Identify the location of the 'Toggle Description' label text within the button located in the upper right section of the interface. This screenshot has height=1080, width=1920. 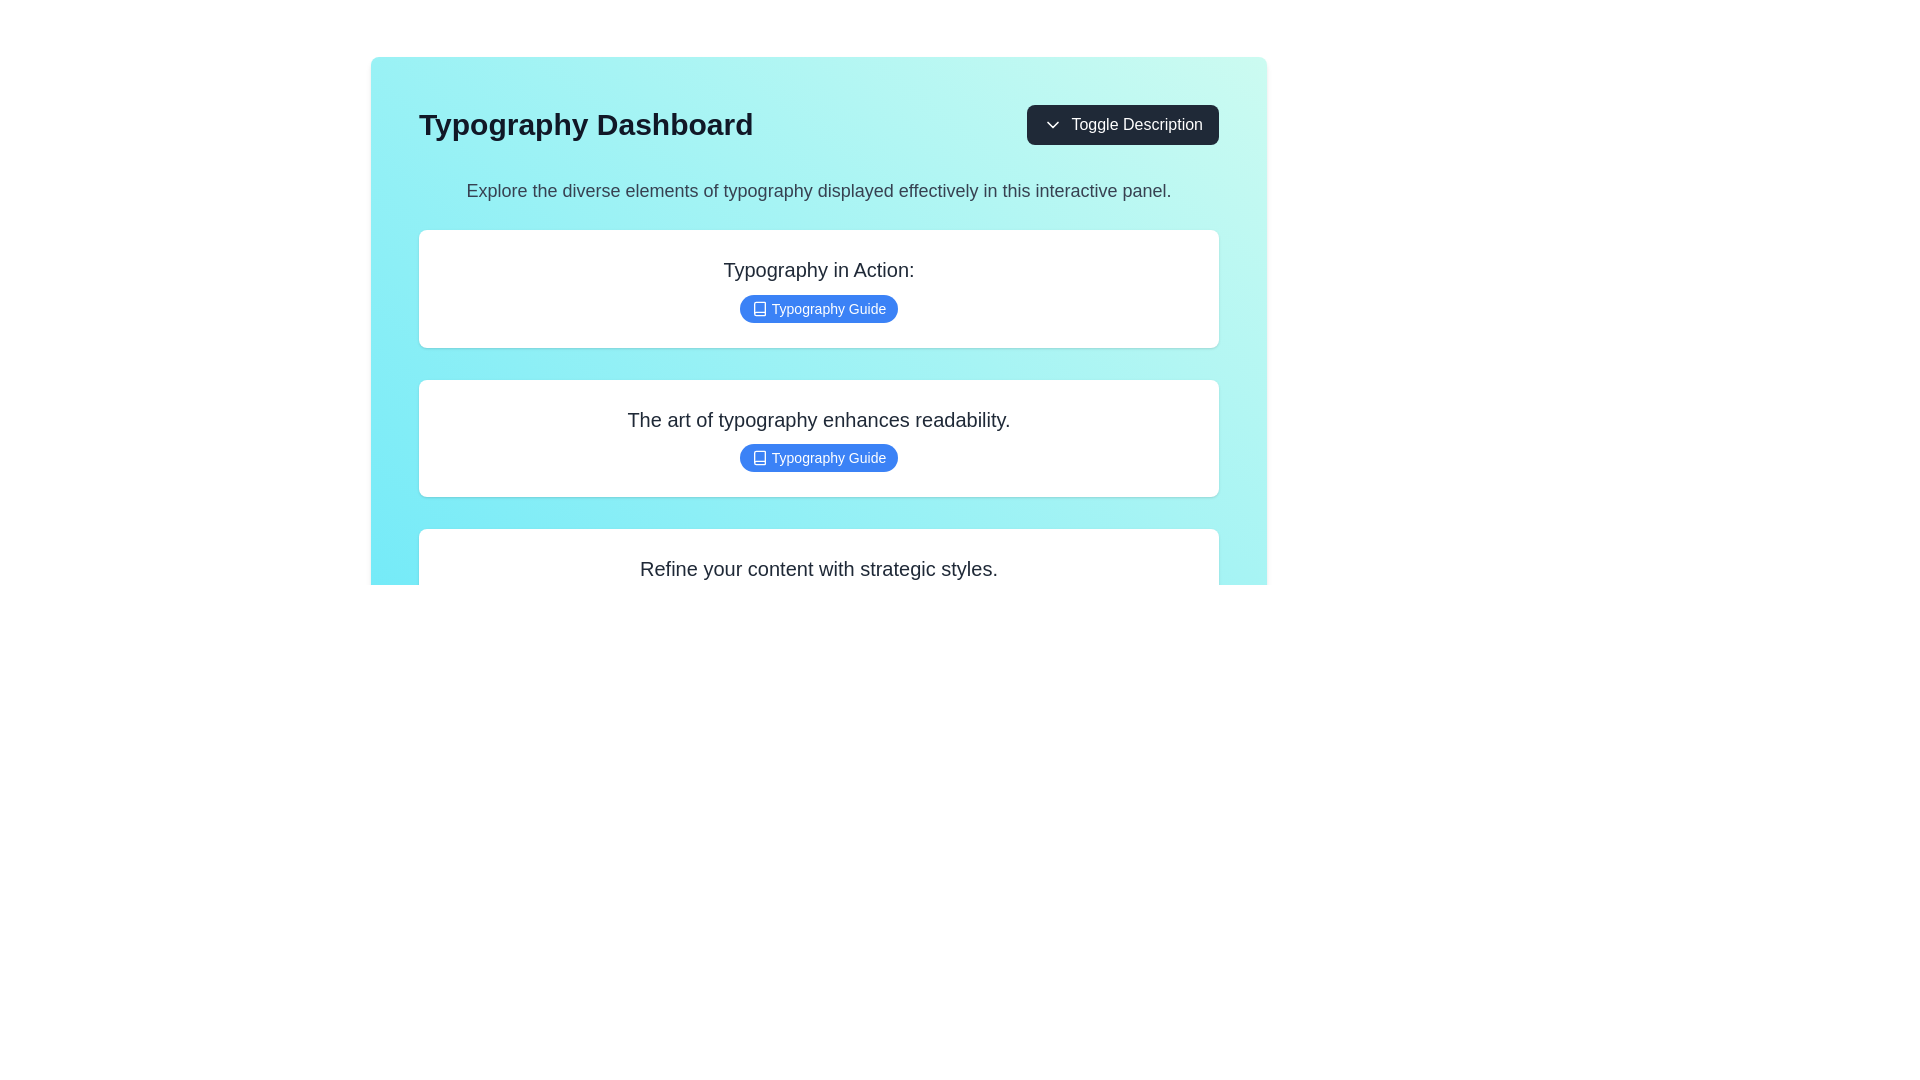
(1137, 124).